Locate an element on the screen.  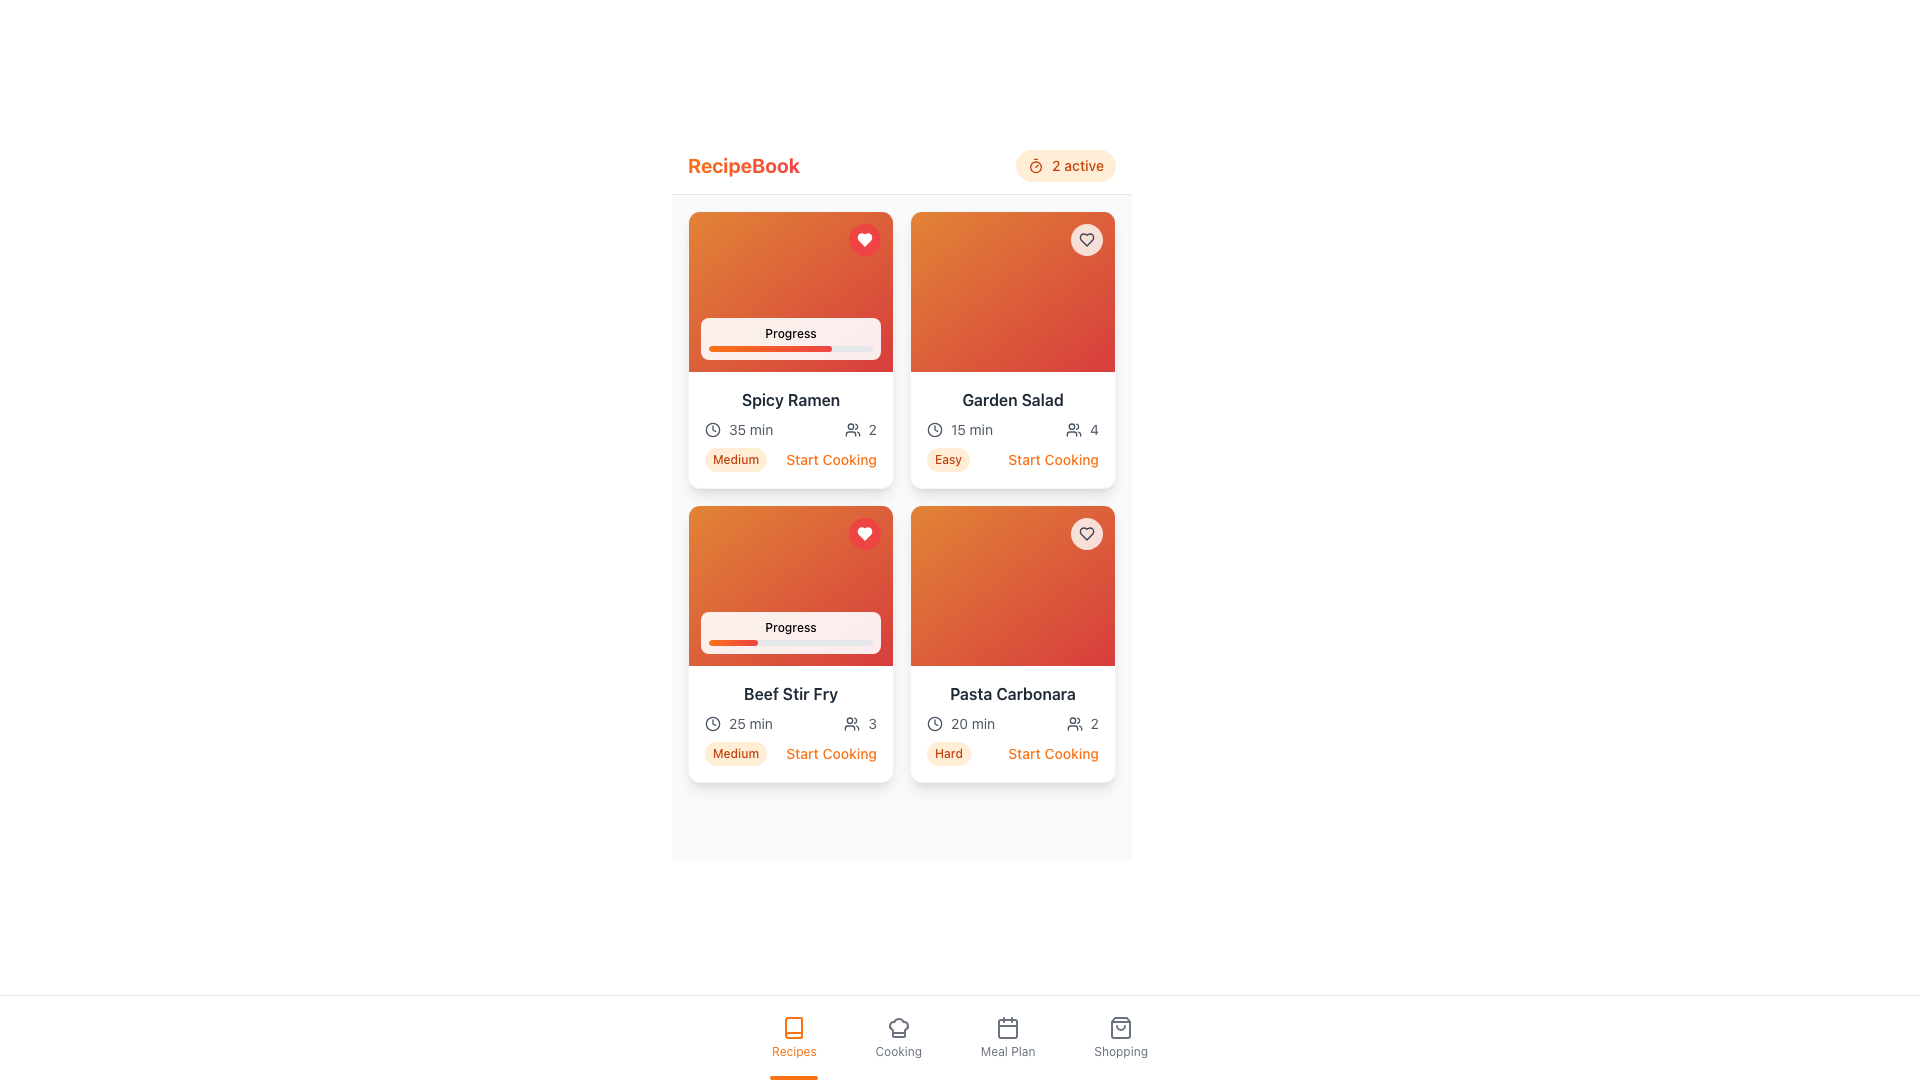
the icon representing a group of users, which is styled as a pair of overlapping silhouettes and positioned to the left of the number '2' text is located at coordinates (1073, 724).